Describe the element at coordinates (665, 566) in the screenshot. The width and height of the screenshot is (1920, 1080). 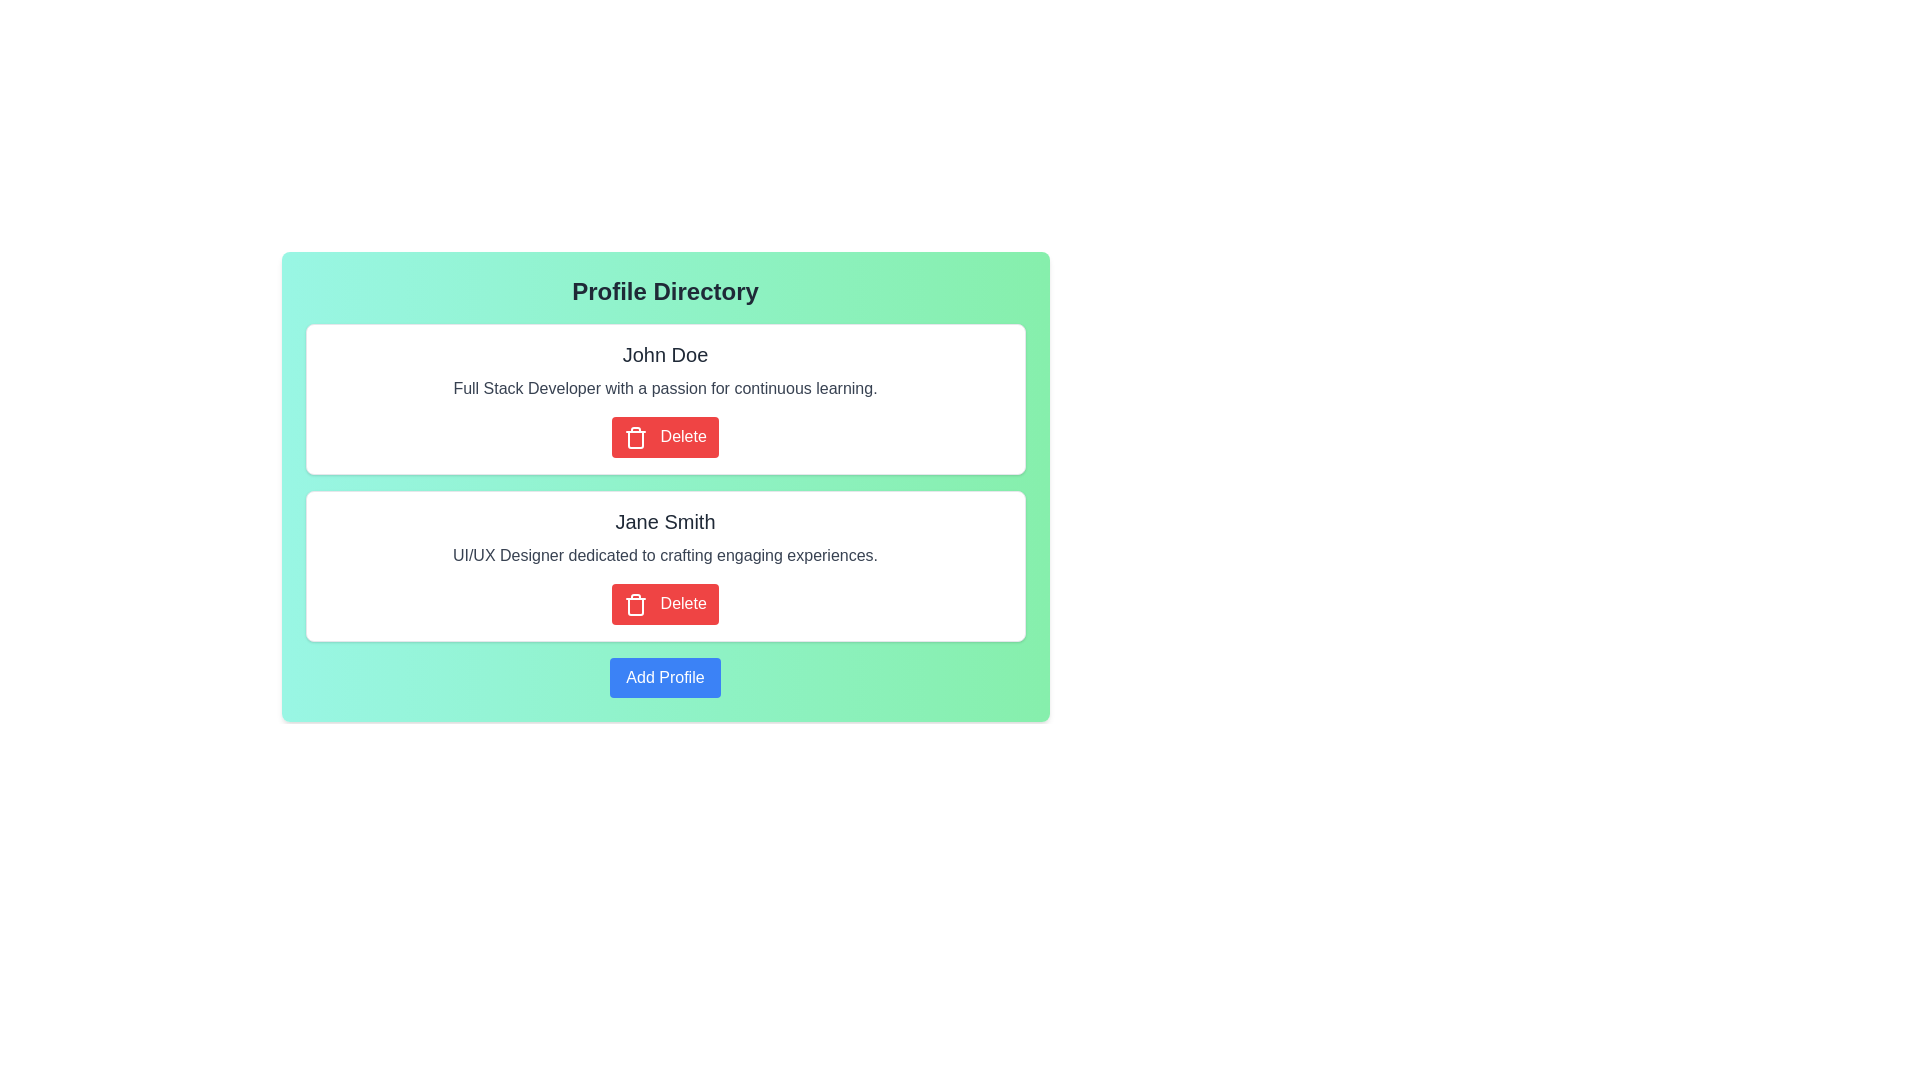
I see `profile information from the second Profile card in the Profile Directory section, which has a white background, rounded corners, and a red 'Delete' button at the bottom` at that location.